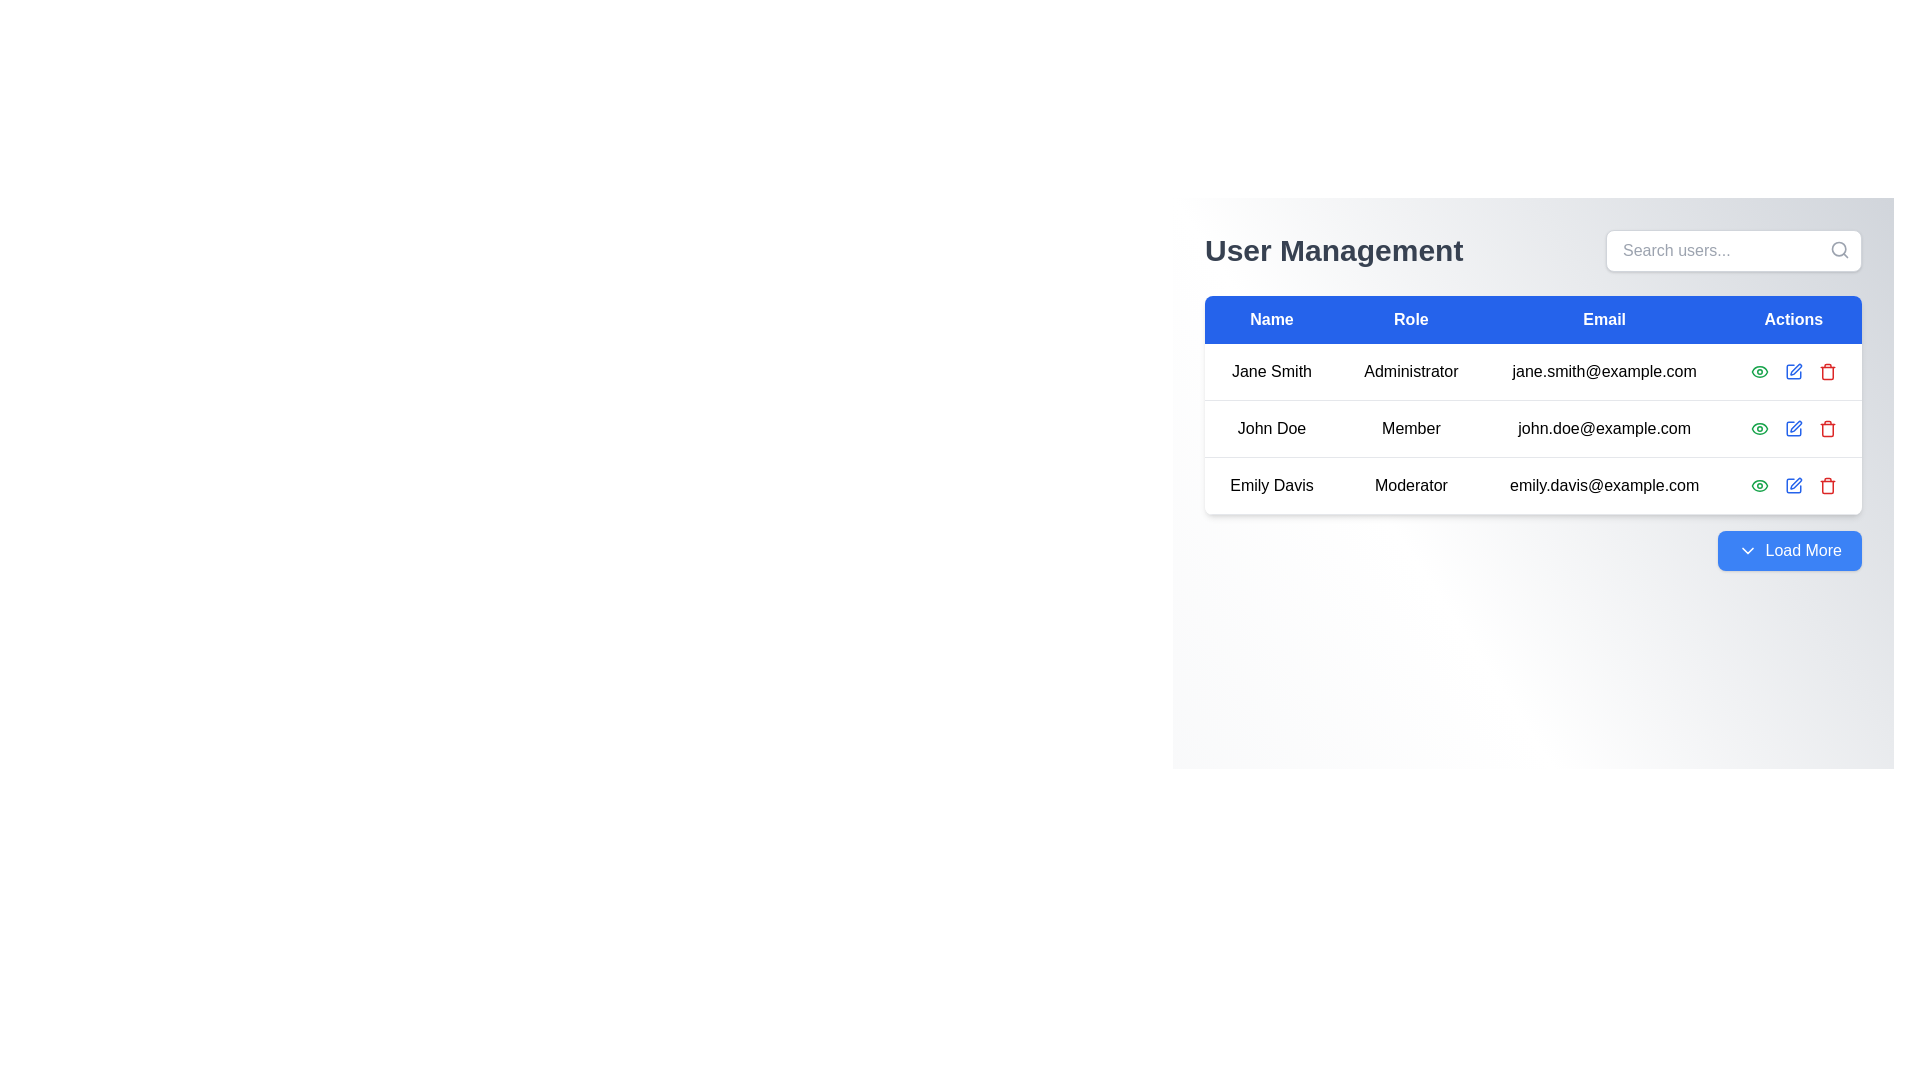 This screenshot has height=1080, width=1920. Describe the element at coordinates (1793, 486) in the screenshot. I see `the edit icon button for the user 'Emily Davis' located` at that location.